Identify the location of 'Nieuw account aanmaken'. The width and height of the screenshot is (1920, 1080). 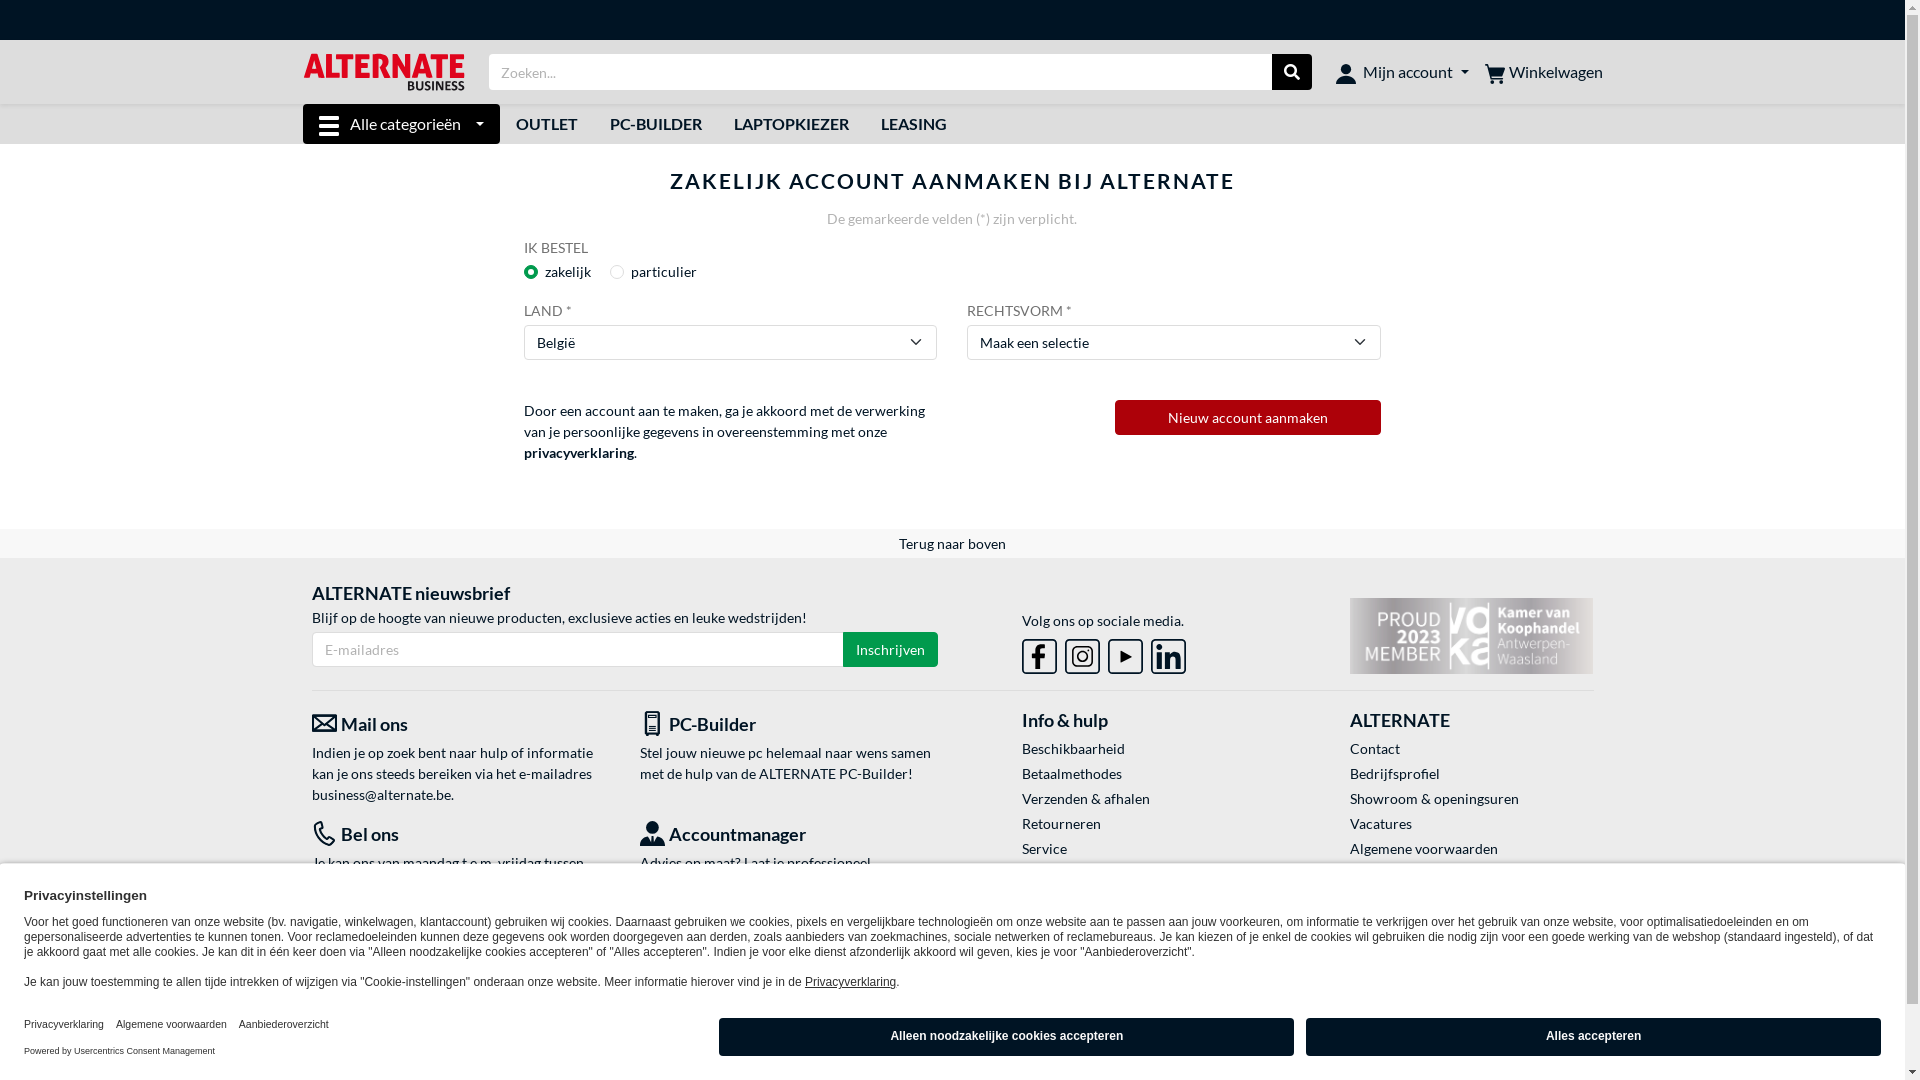
(1247, 416).